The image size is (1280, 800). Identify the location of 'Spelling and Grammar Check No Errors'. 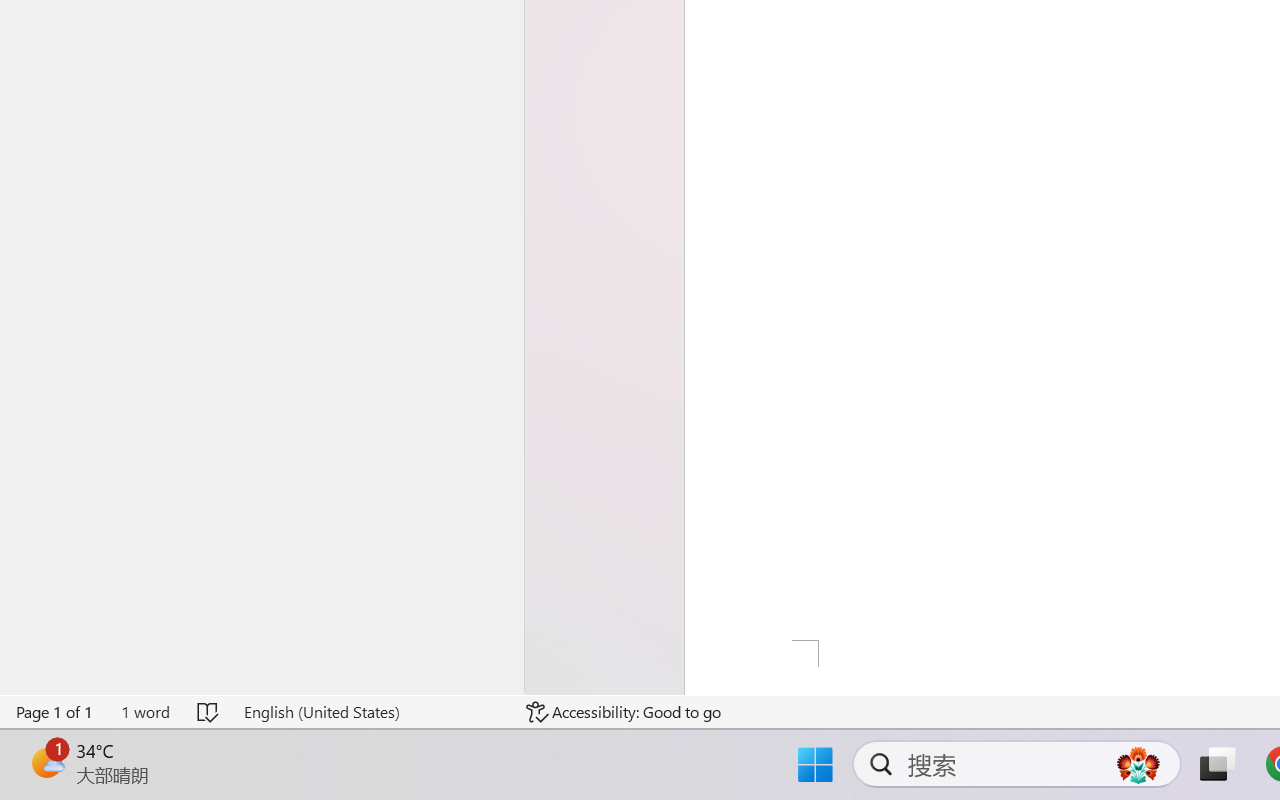
(209, 711).